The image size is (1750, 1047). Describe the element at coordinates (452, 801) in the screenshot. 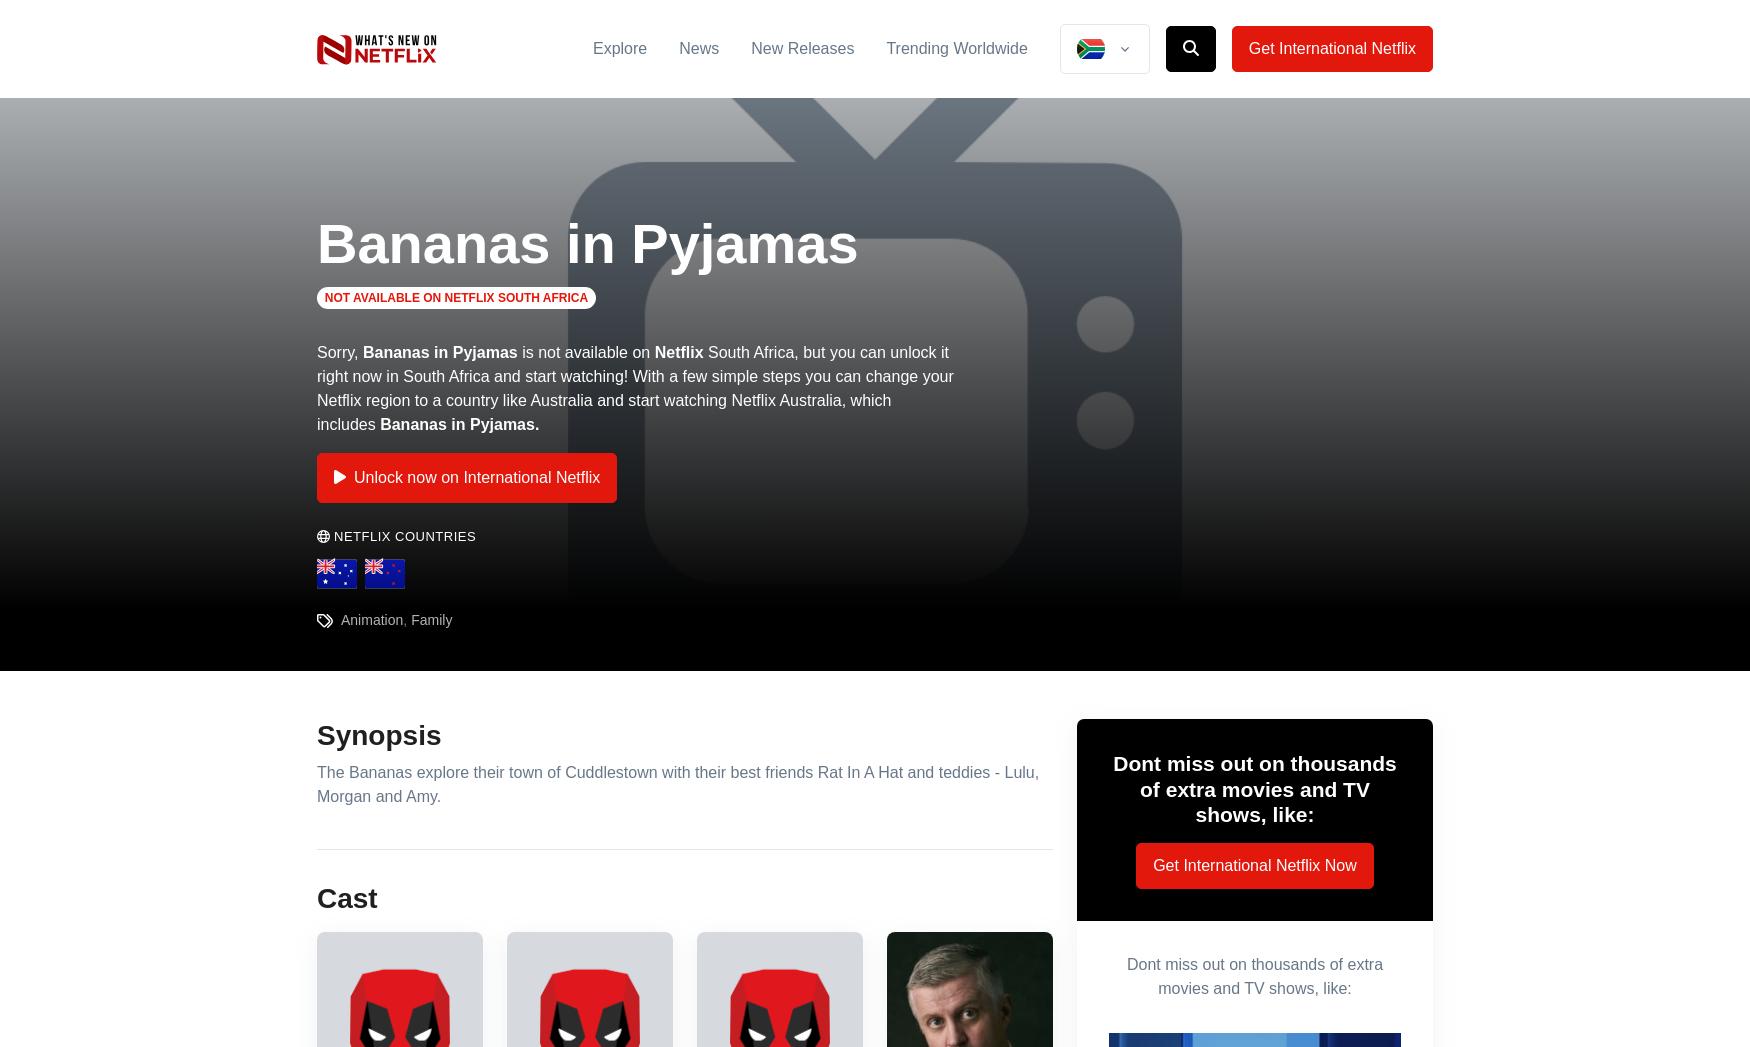

I see `'Download the ExpressVPN app from the app store and create an account.'` at that location.